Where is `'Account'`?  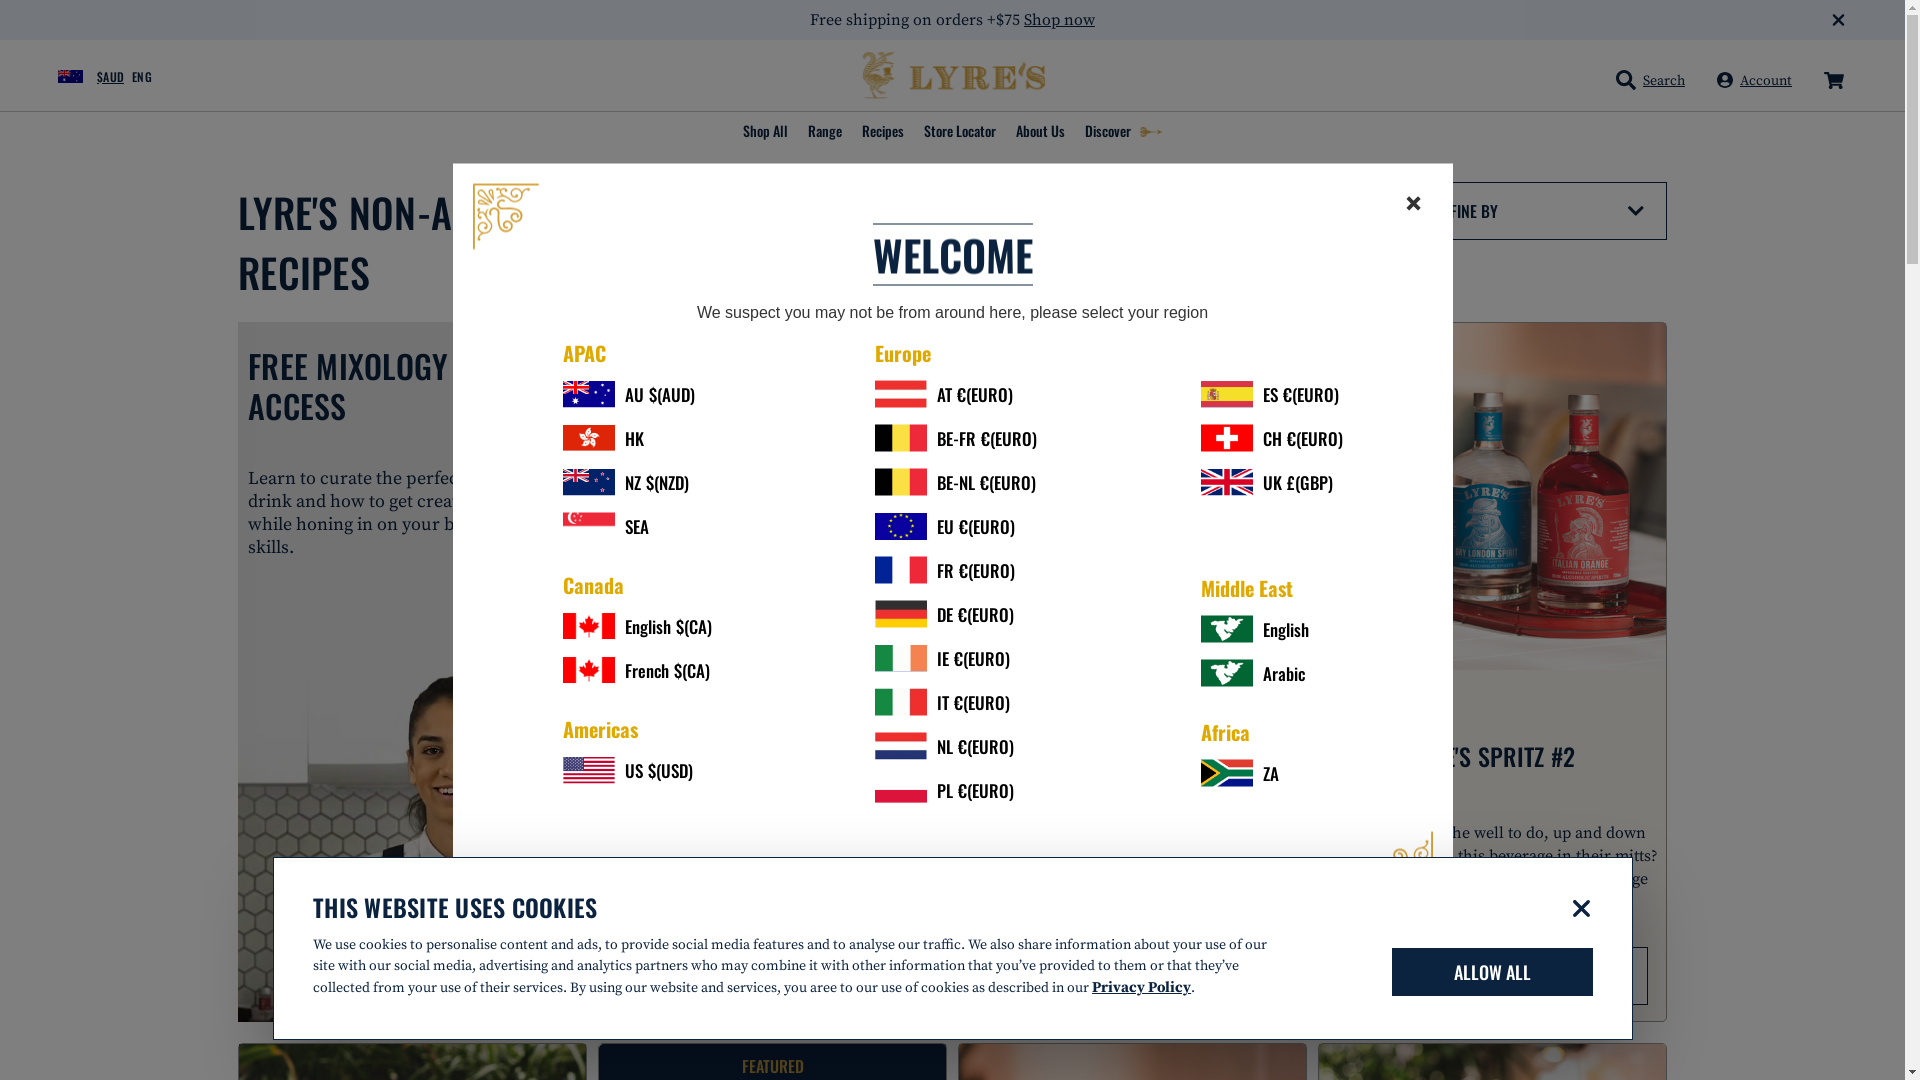 'Account' is located at coordinates (1753, 80).